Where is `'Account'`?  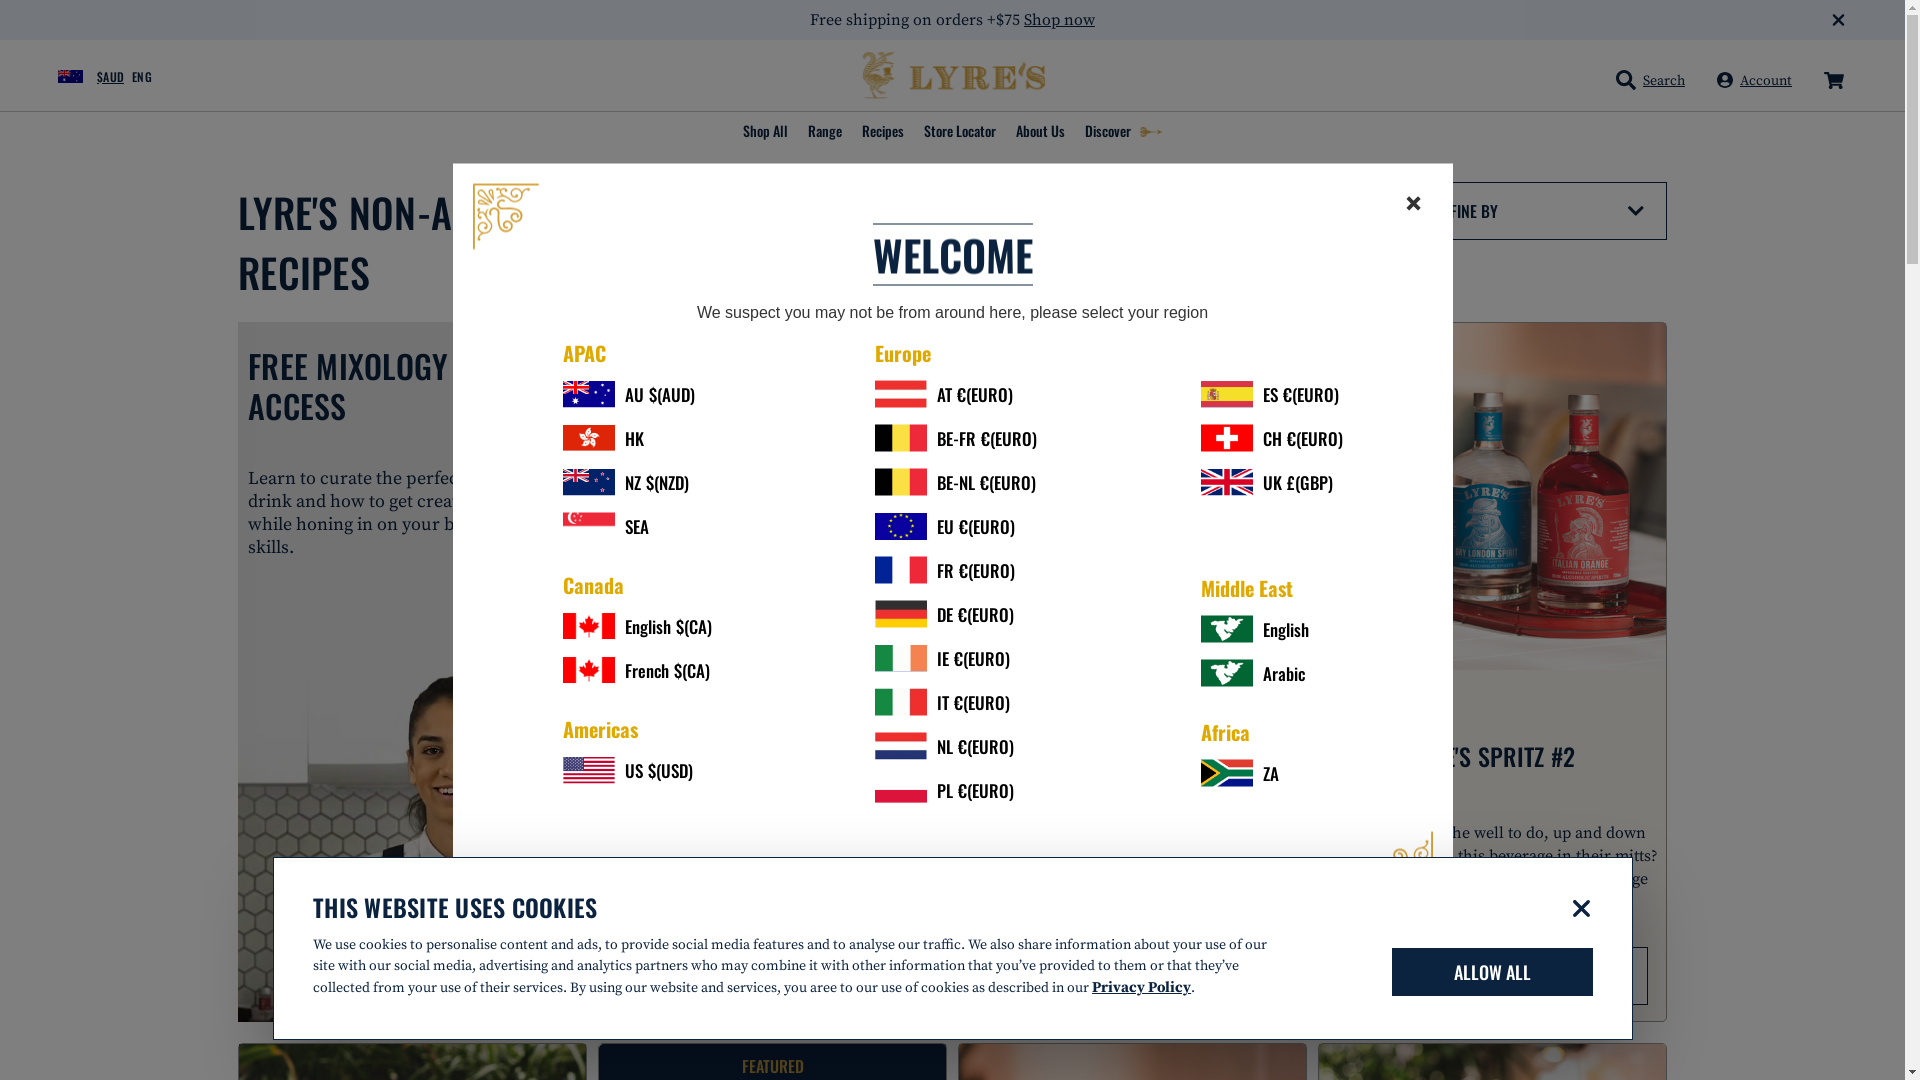 'Account' is located at coordinates (1753, 80).